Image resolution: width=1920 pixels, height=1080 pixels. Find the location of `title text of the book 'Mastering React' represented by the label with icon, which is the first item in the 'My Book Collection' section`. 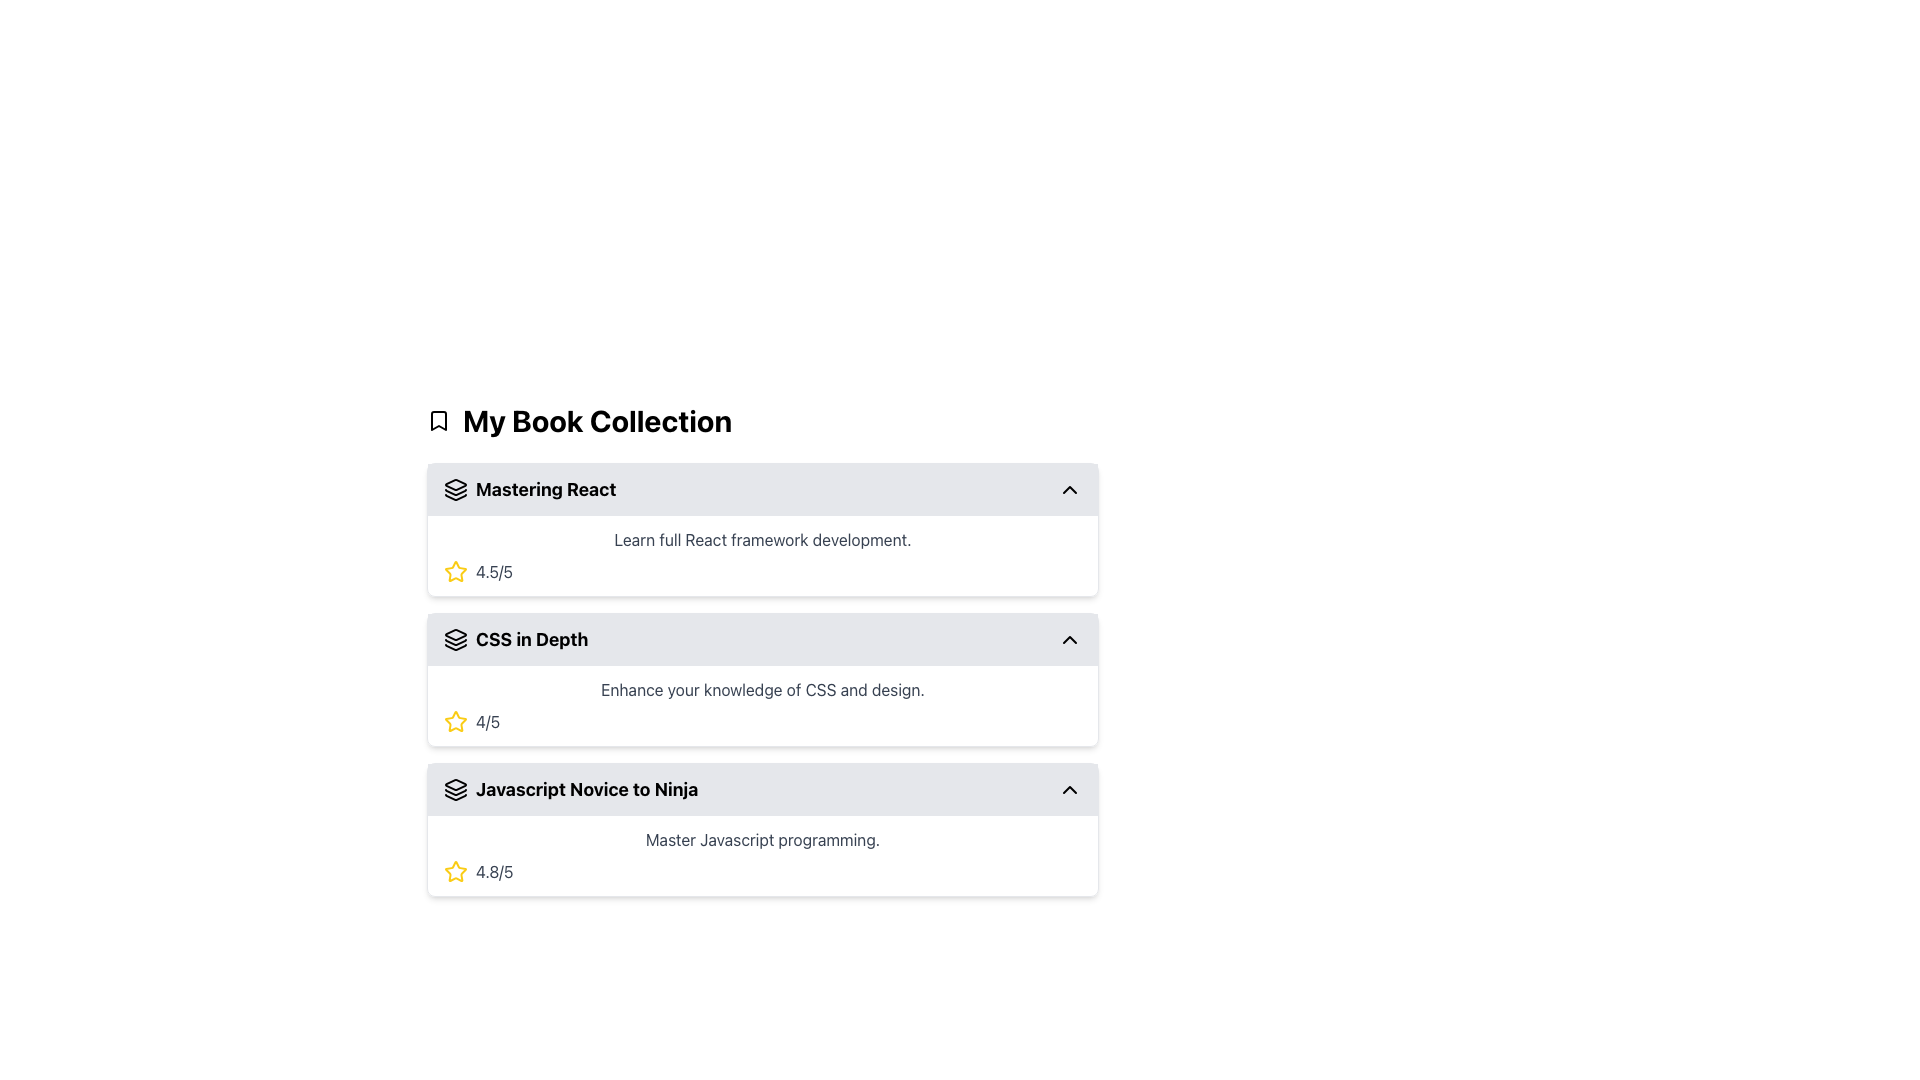

title text of the book 'Mastering React' represented by the label with icon, which is the first item in the 'My Book Collection' section is located at coordinates (530, 489).